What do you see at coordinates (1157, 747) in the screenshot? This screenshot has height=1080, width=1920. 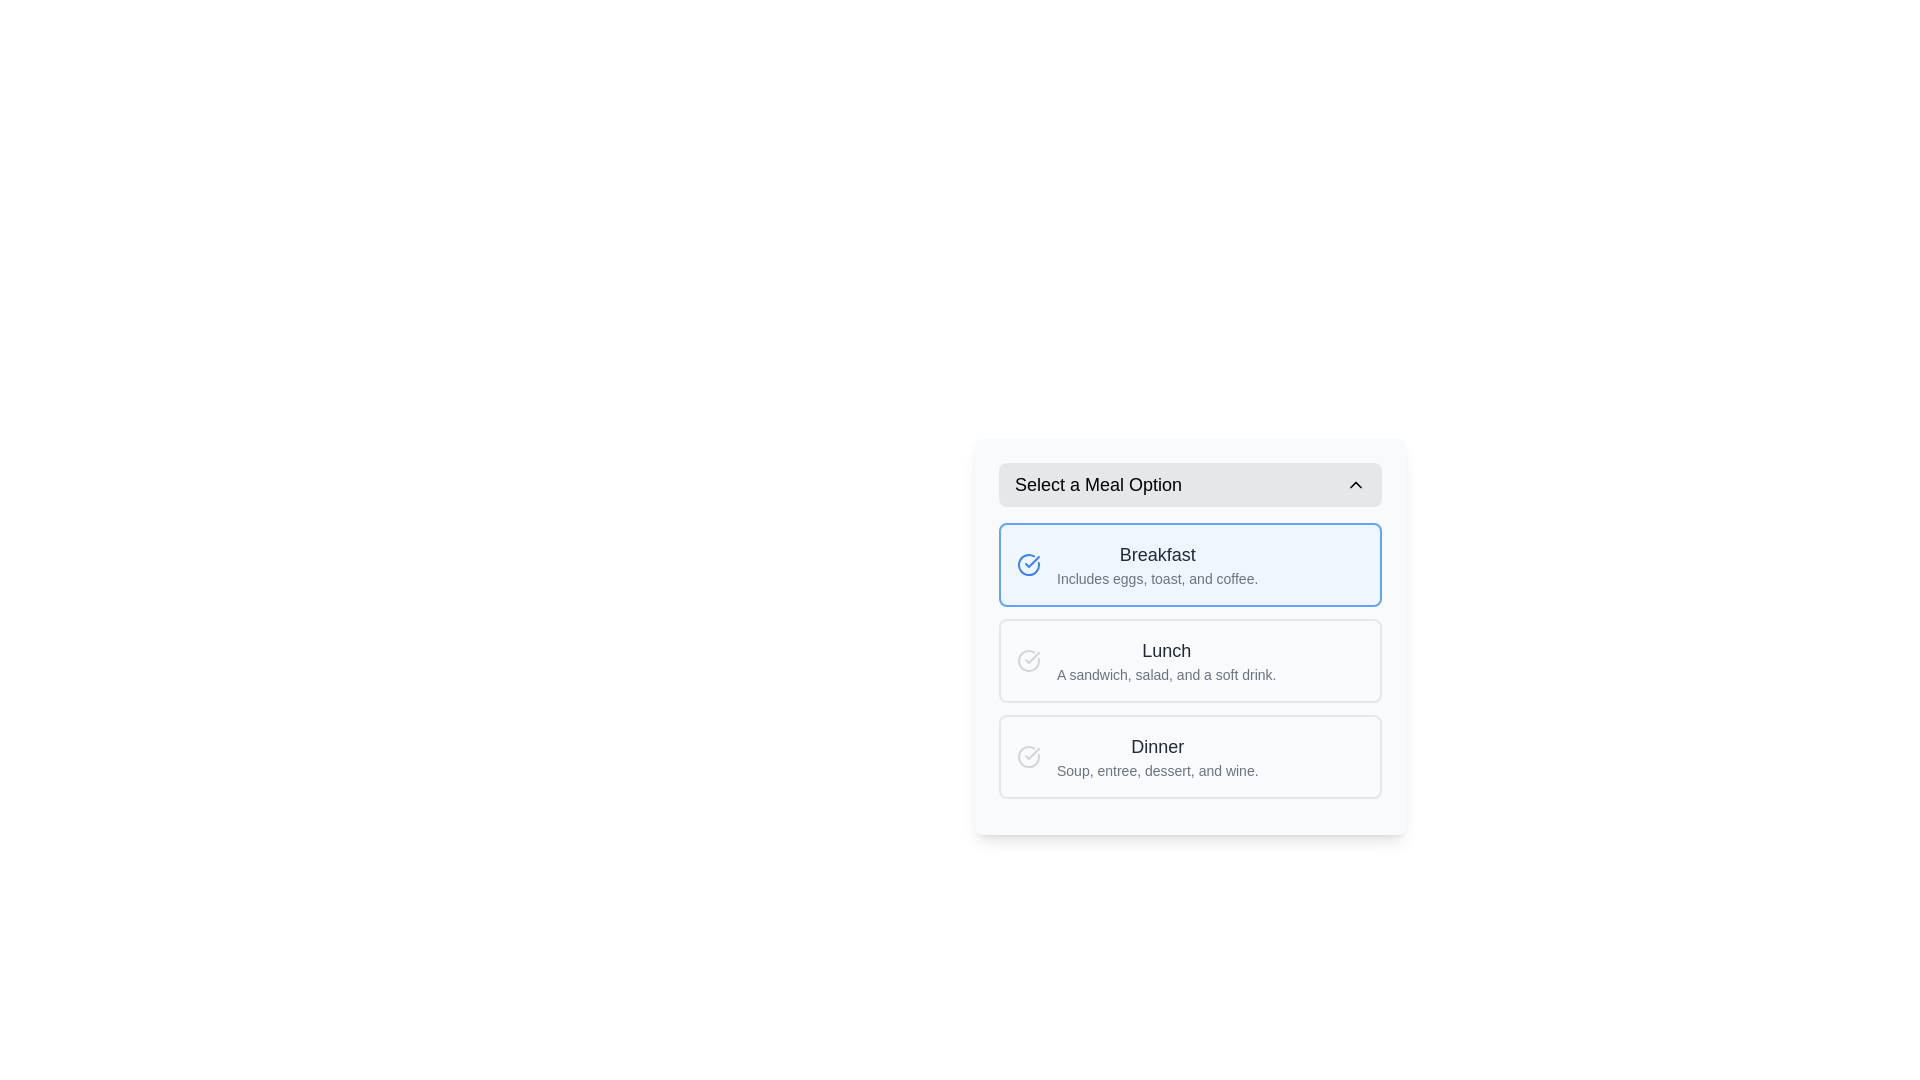 I see `the text label that reads 'Dinner', which is part of the third selectable menu option under 'Select a Meal Option'` at bounding box center [1157, 747].